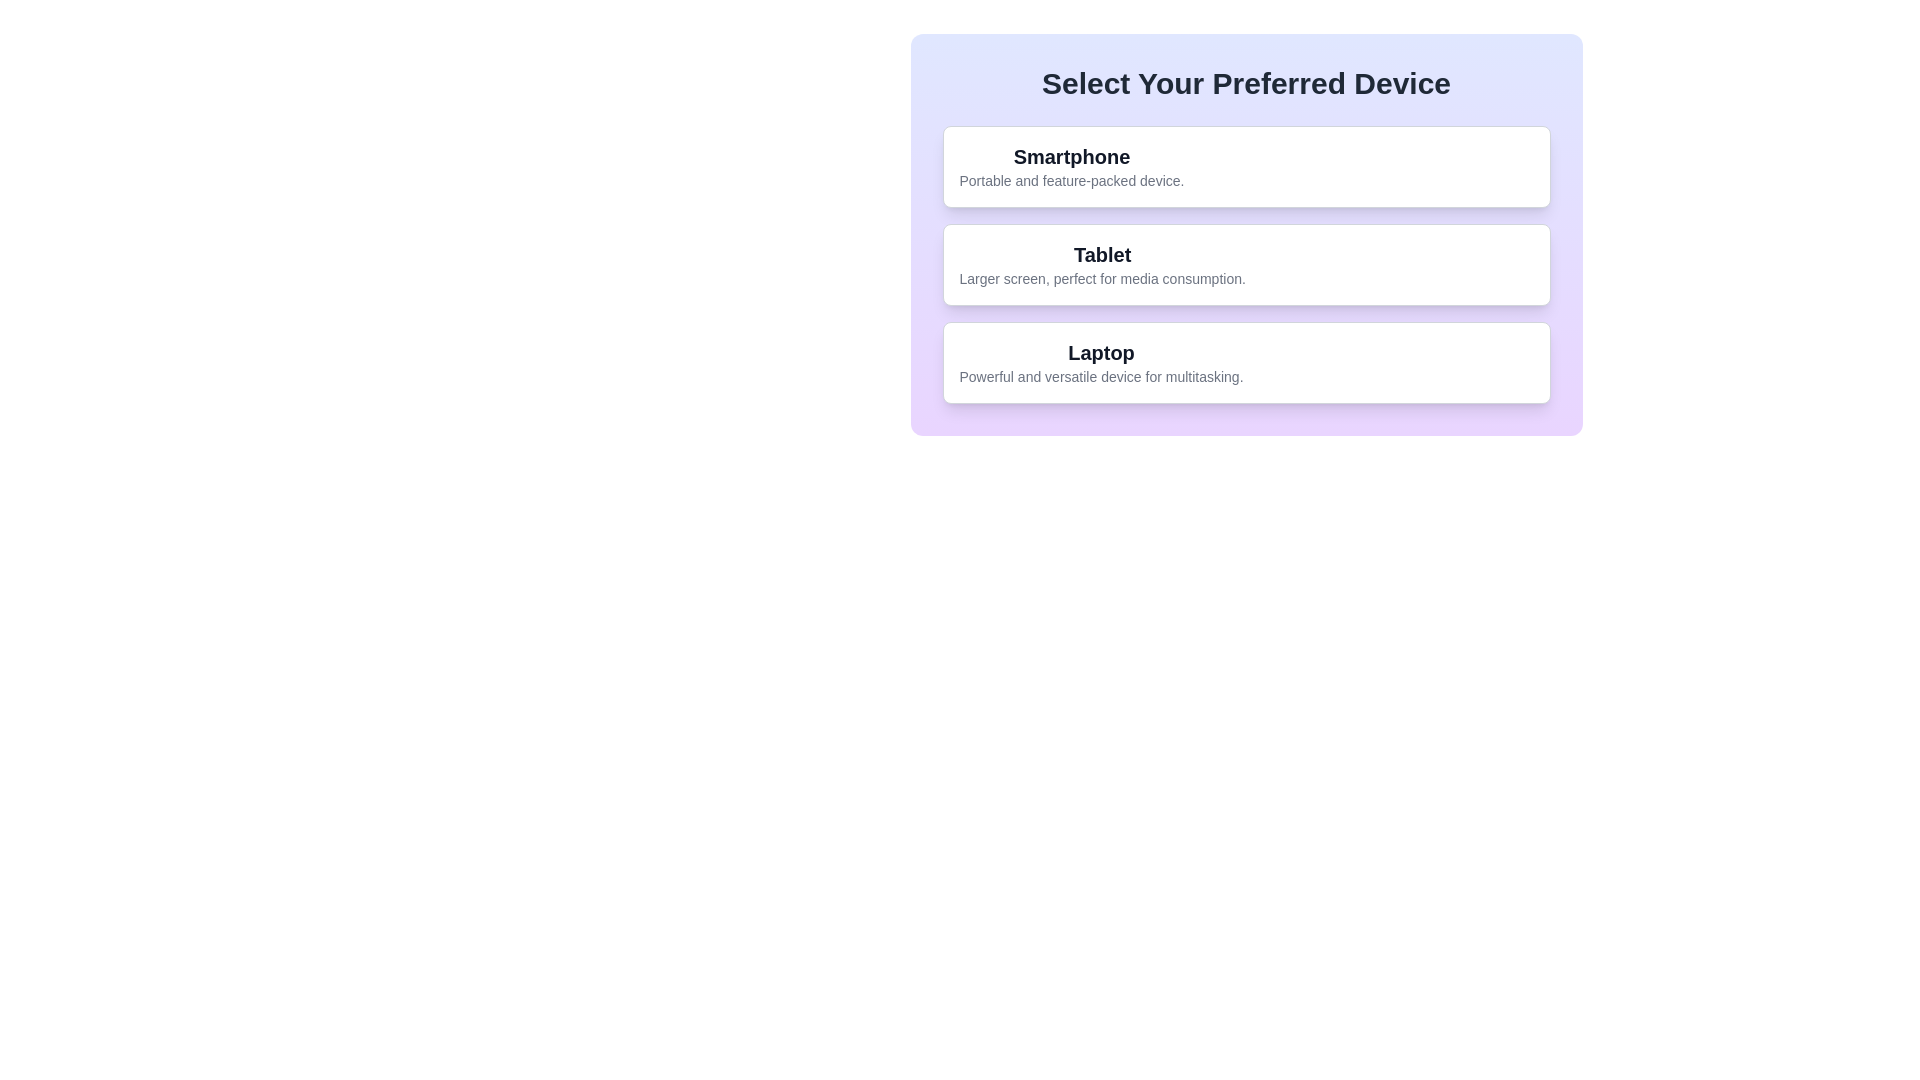 This screenshot has width=1920, height=1080. What do you see at coordinates (1070, 156) in the screenshot?
I see `the Text Label that identifies the first option in the list of devices, which is positioned above the descriptive subtitle 'Portable and feature-packed device.'` at bounding box center [1070, 156].